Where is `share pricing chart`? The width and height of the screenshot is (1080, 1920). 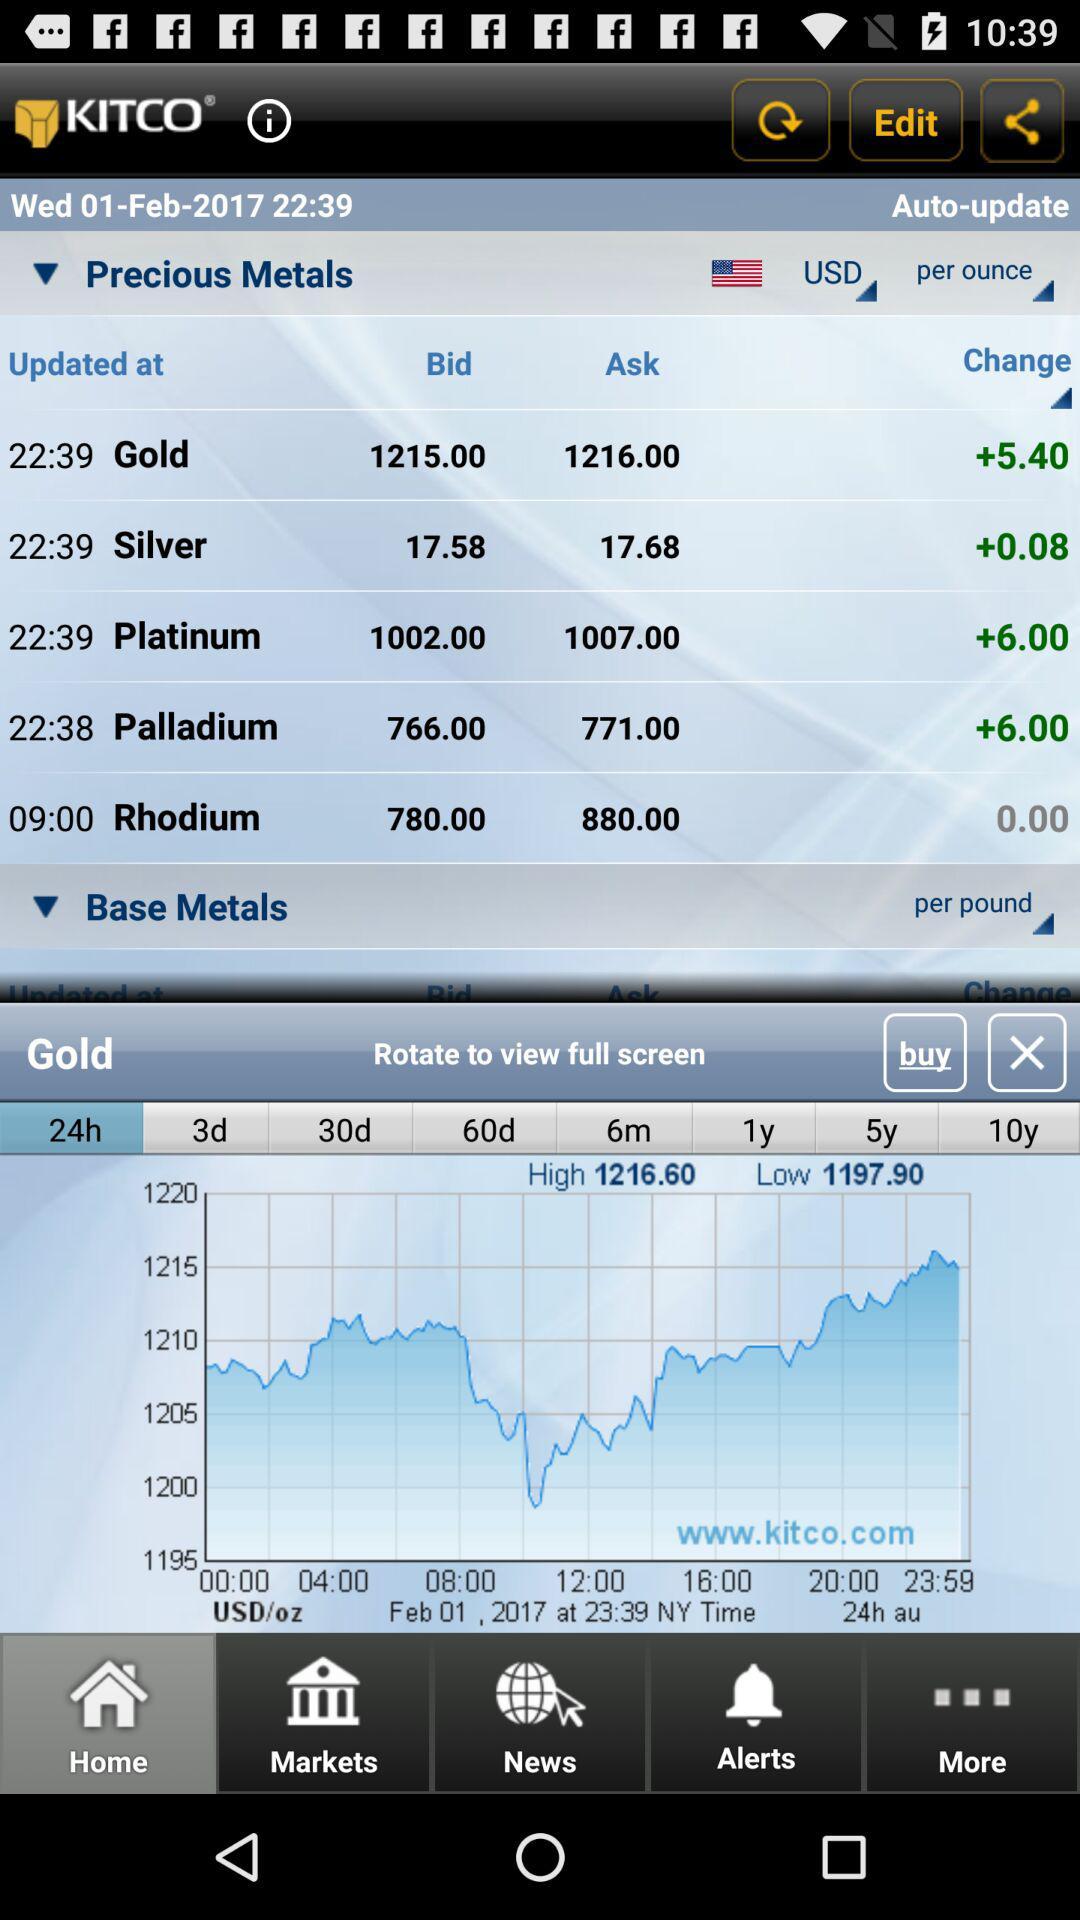
share pricing chart is located at coordinates (1022, 119).